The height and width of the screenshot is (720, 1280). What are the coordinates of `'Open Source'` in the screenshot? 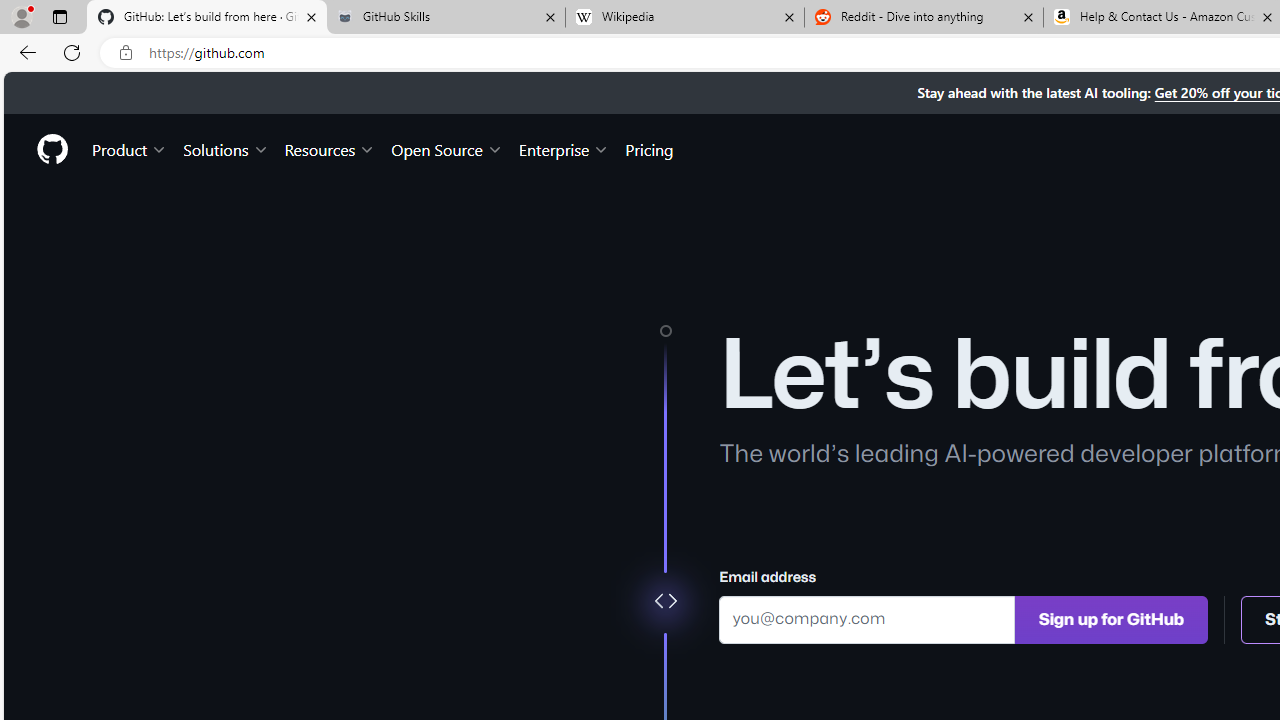 It's located at (445, 148).